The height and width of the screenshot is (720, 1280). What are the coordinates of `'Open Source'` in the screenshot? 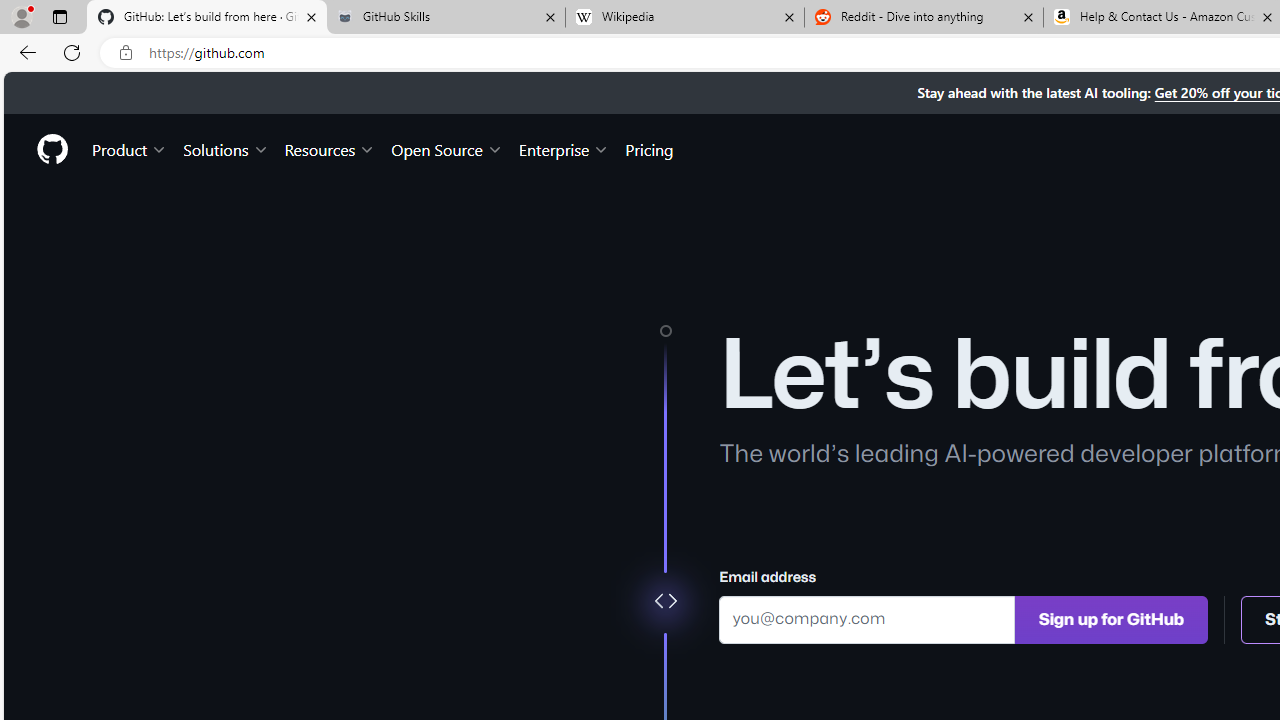 It's located at (445, 148).